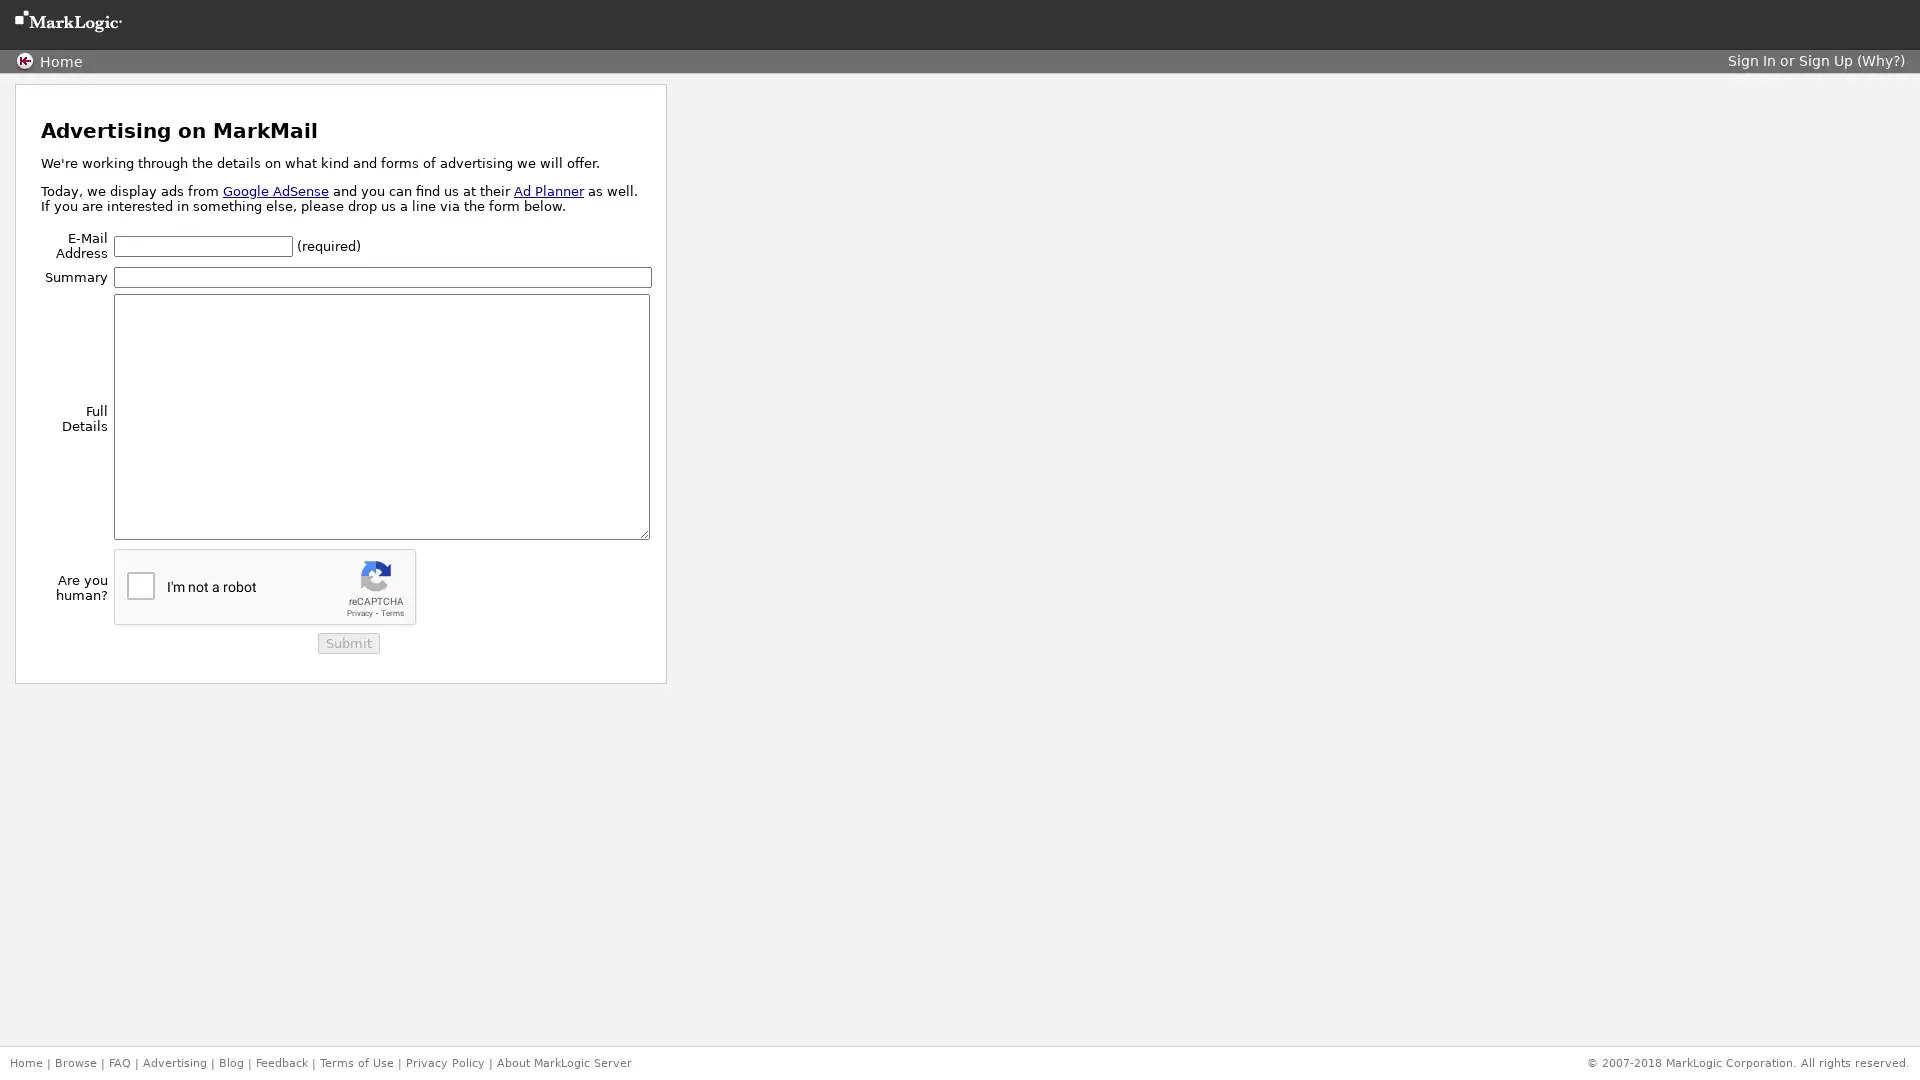 The image size is (1920, 1080). Describe the element at coordinates (347, 643) in the screenshot. I see `Submit` at that location.